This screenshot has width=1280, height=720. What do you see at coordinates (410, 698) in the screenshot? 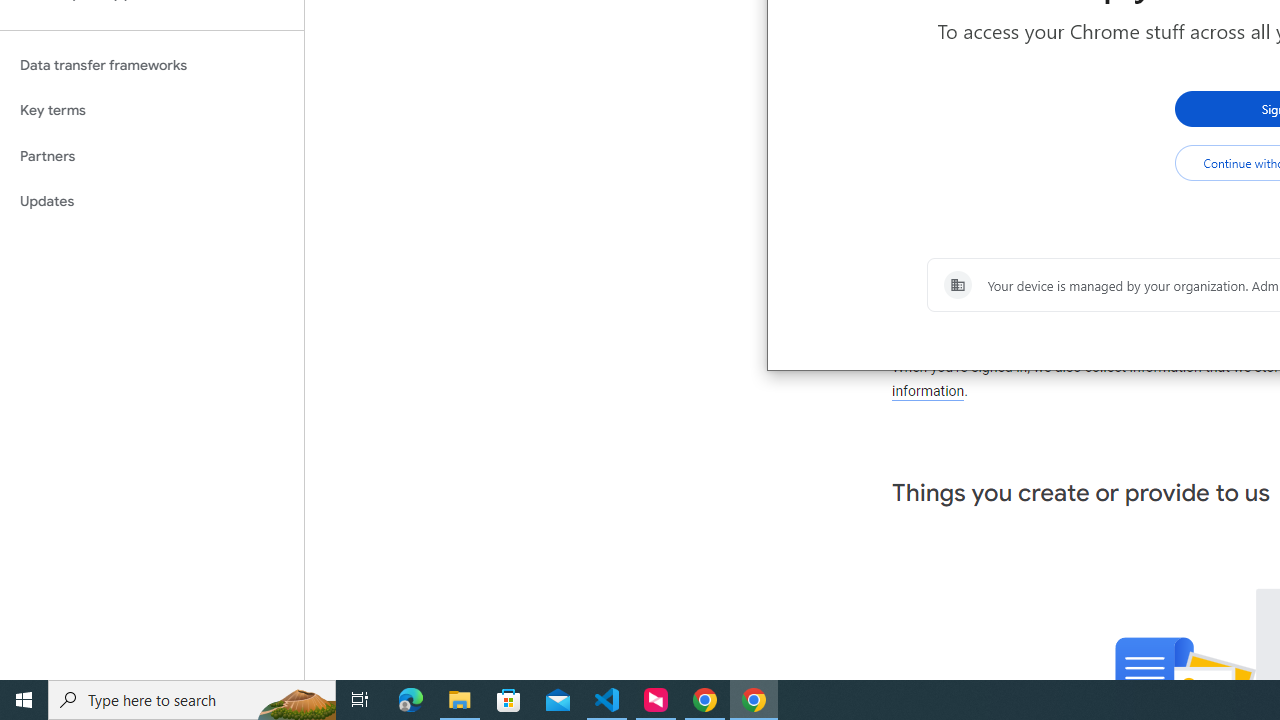
I see `'Microsoft Edge'` at bounding box center [410, 698].